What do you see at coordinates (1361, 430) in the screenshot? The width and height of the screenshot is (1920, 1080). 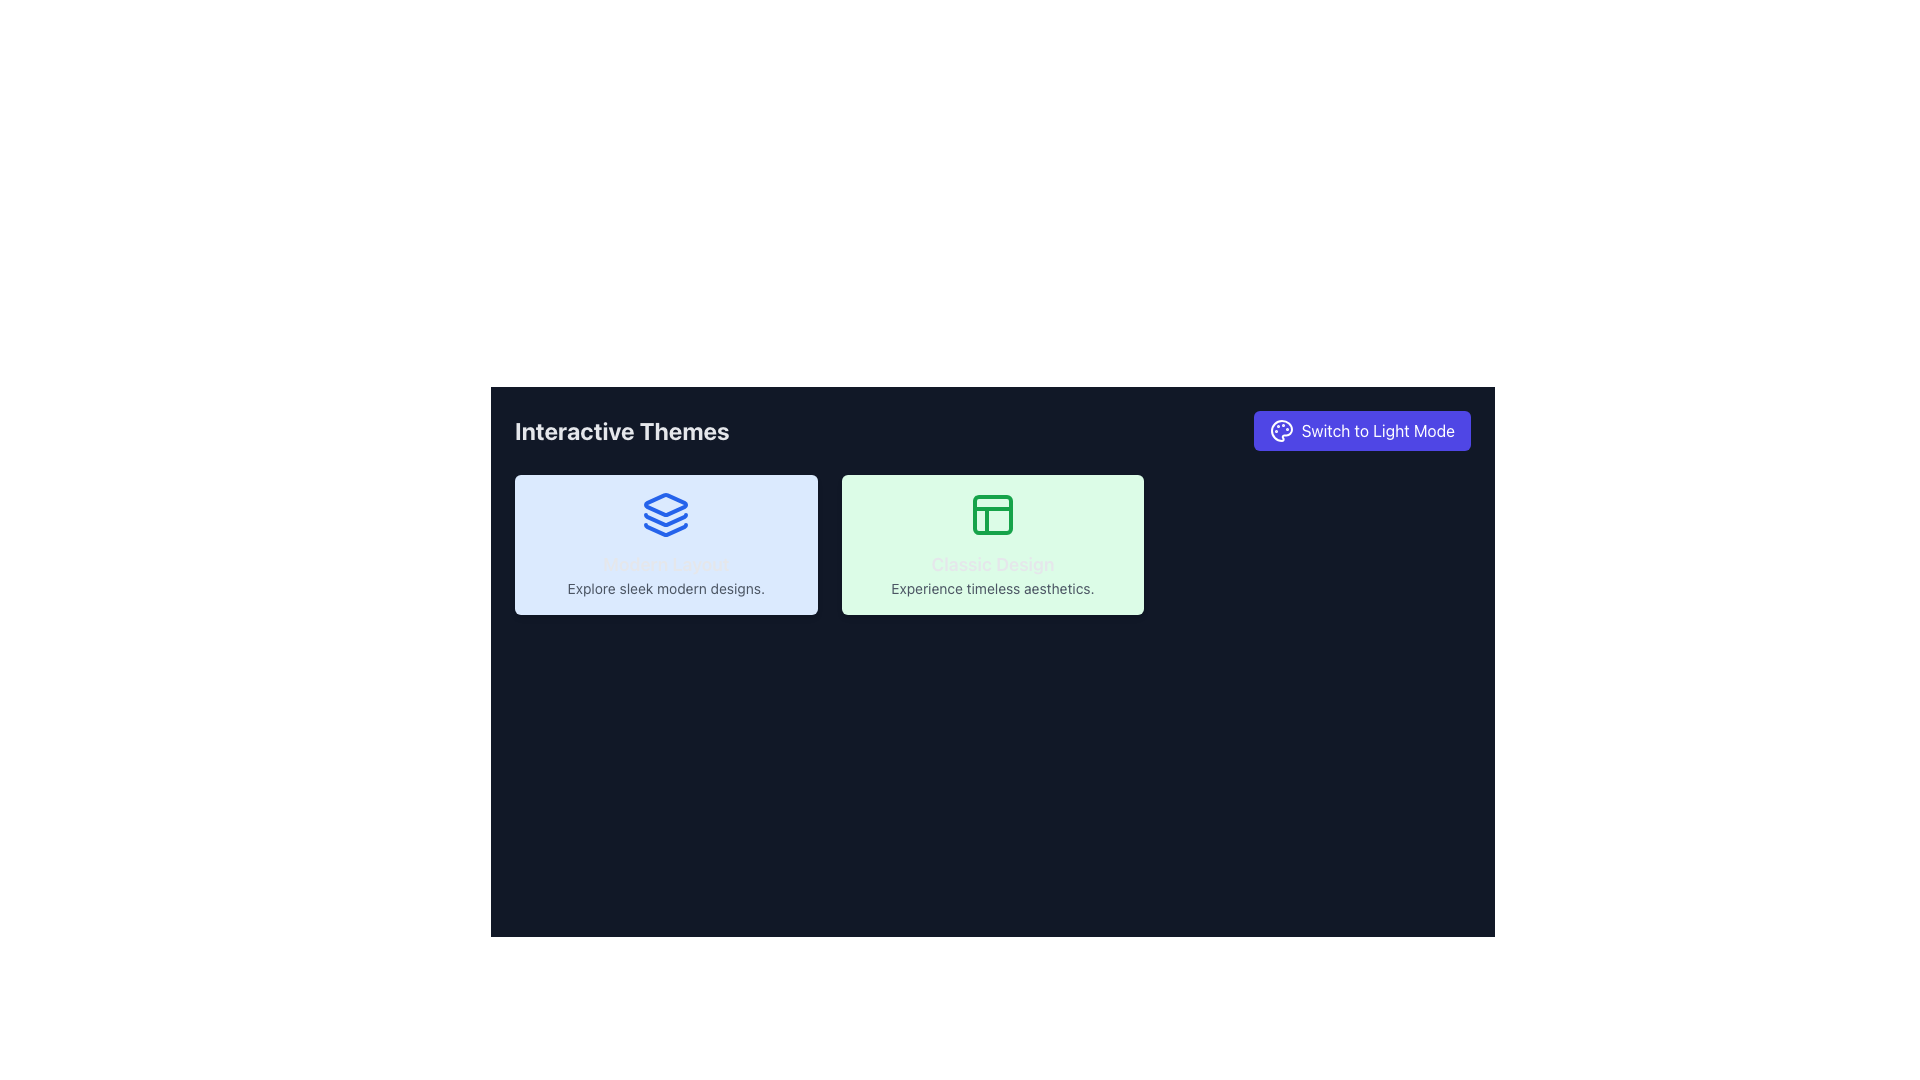 I see `the 'Switch to Light Mode' button with a vibrant indigo background and rounded corners, located on the far right side of the 'Interactive Themes' section to switch the theme` at bounding box center [1361, 430].